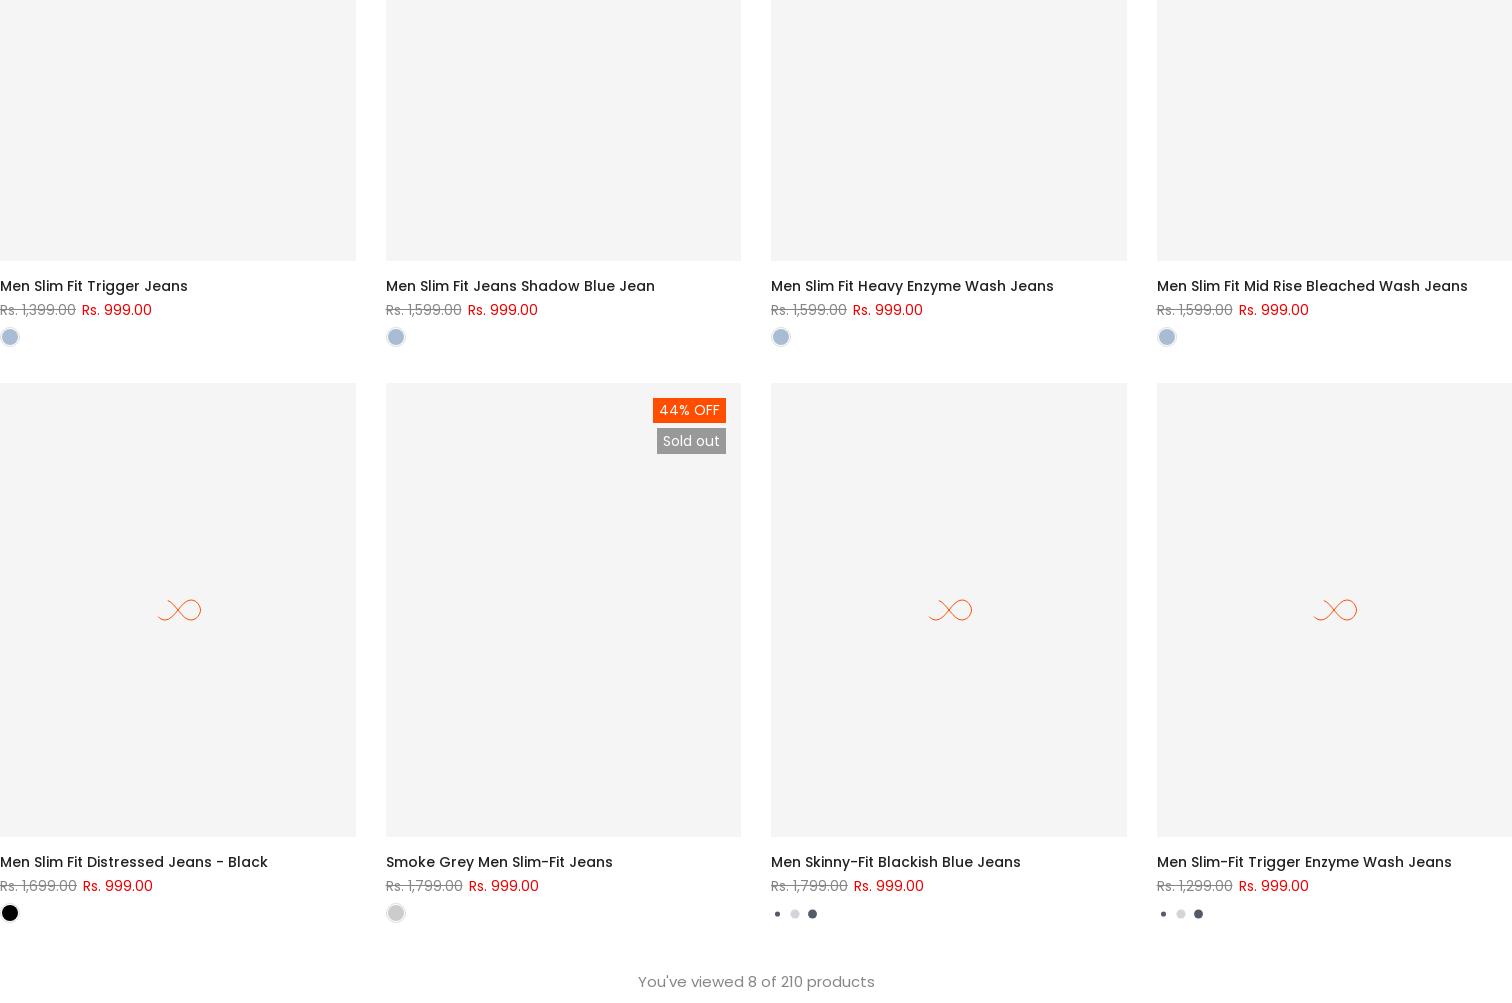 The image size is (1512, 1003). I want to click on 'Men Slim Fit Heavy Enzyme Wash Jeans', so click(770, 284).